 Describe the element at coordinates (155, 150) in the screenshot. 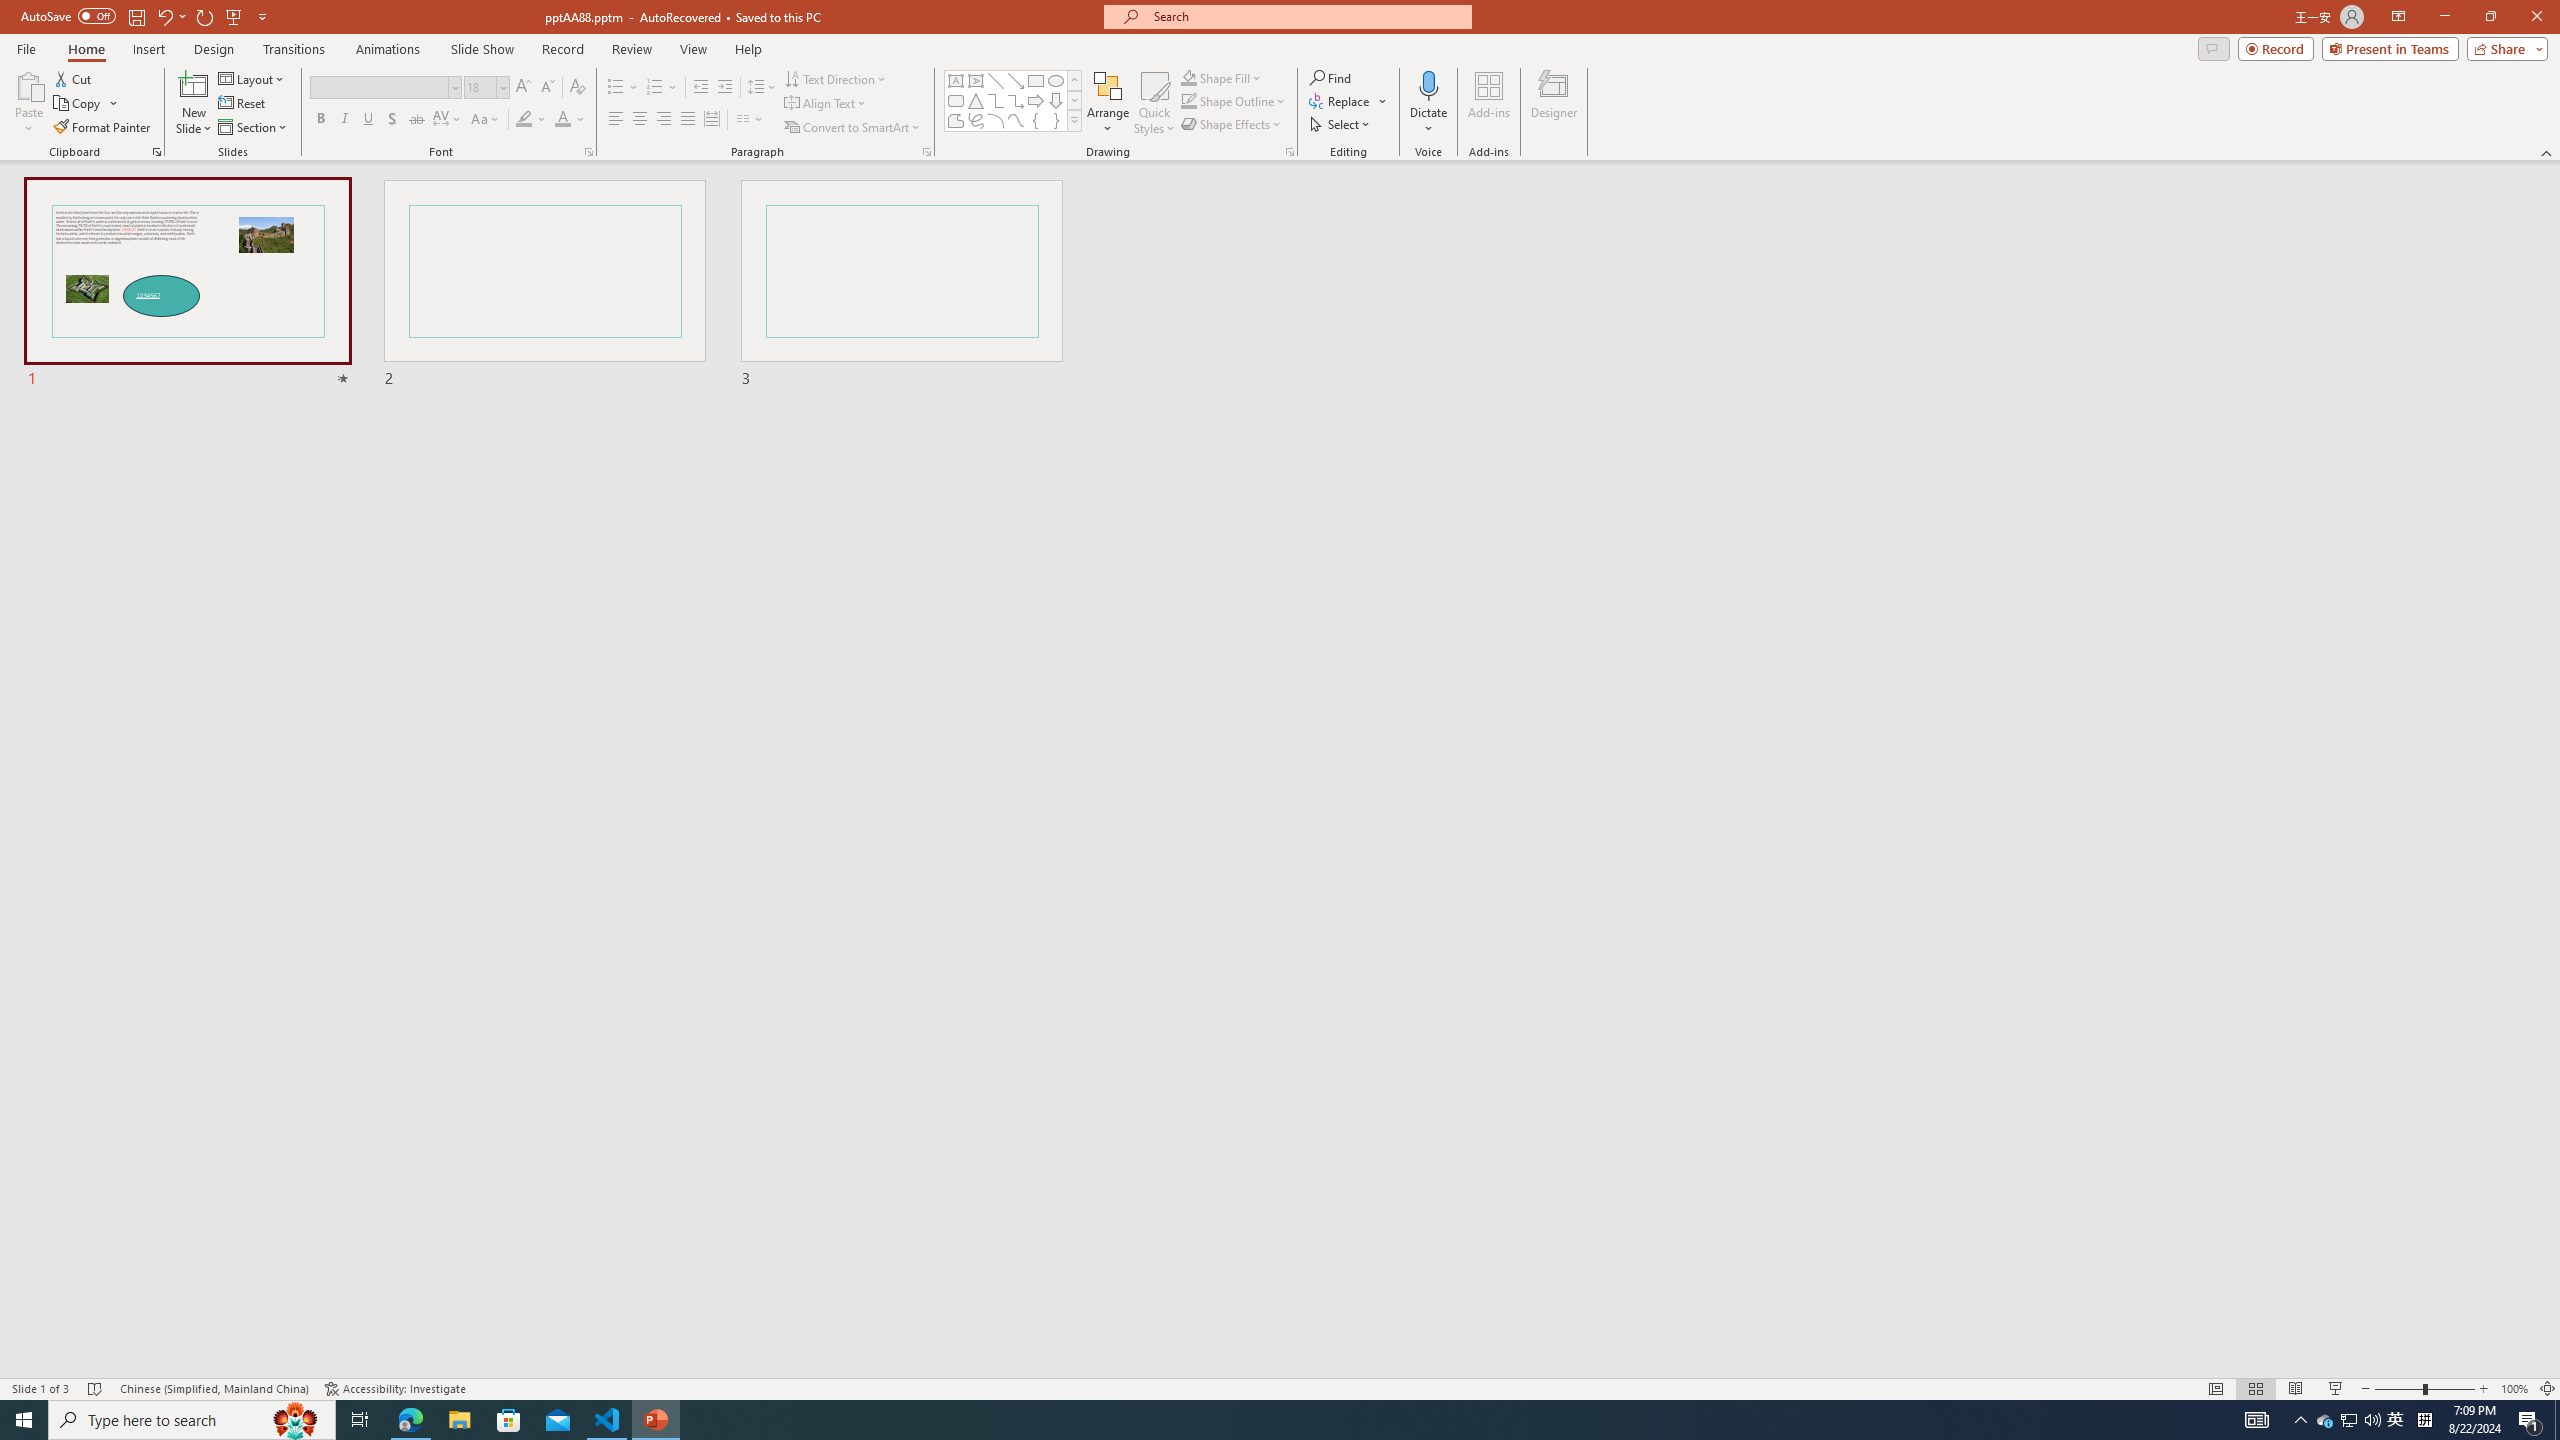

I see `'Office Clipboard...'` at that location.